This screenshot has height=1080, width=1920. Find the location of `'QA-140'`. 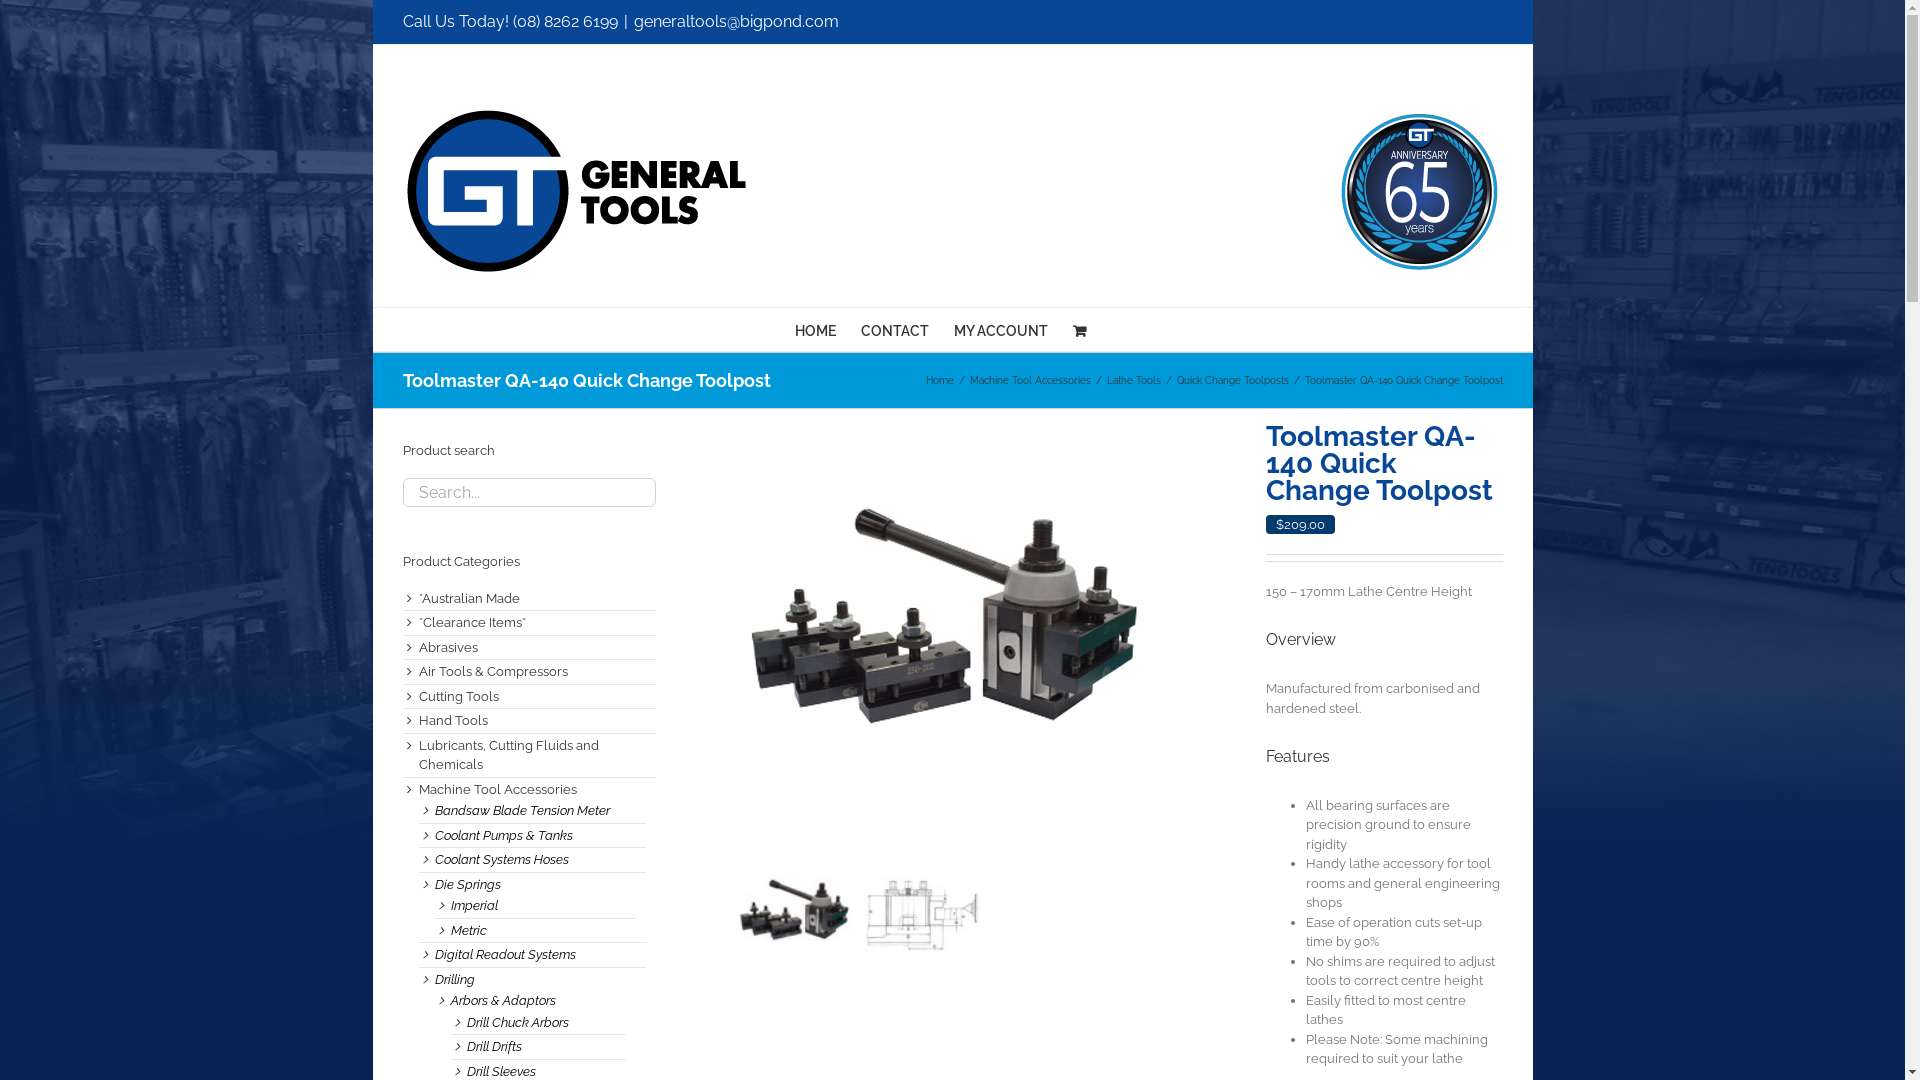

'QA-140' is located at coordinates (947, 636).